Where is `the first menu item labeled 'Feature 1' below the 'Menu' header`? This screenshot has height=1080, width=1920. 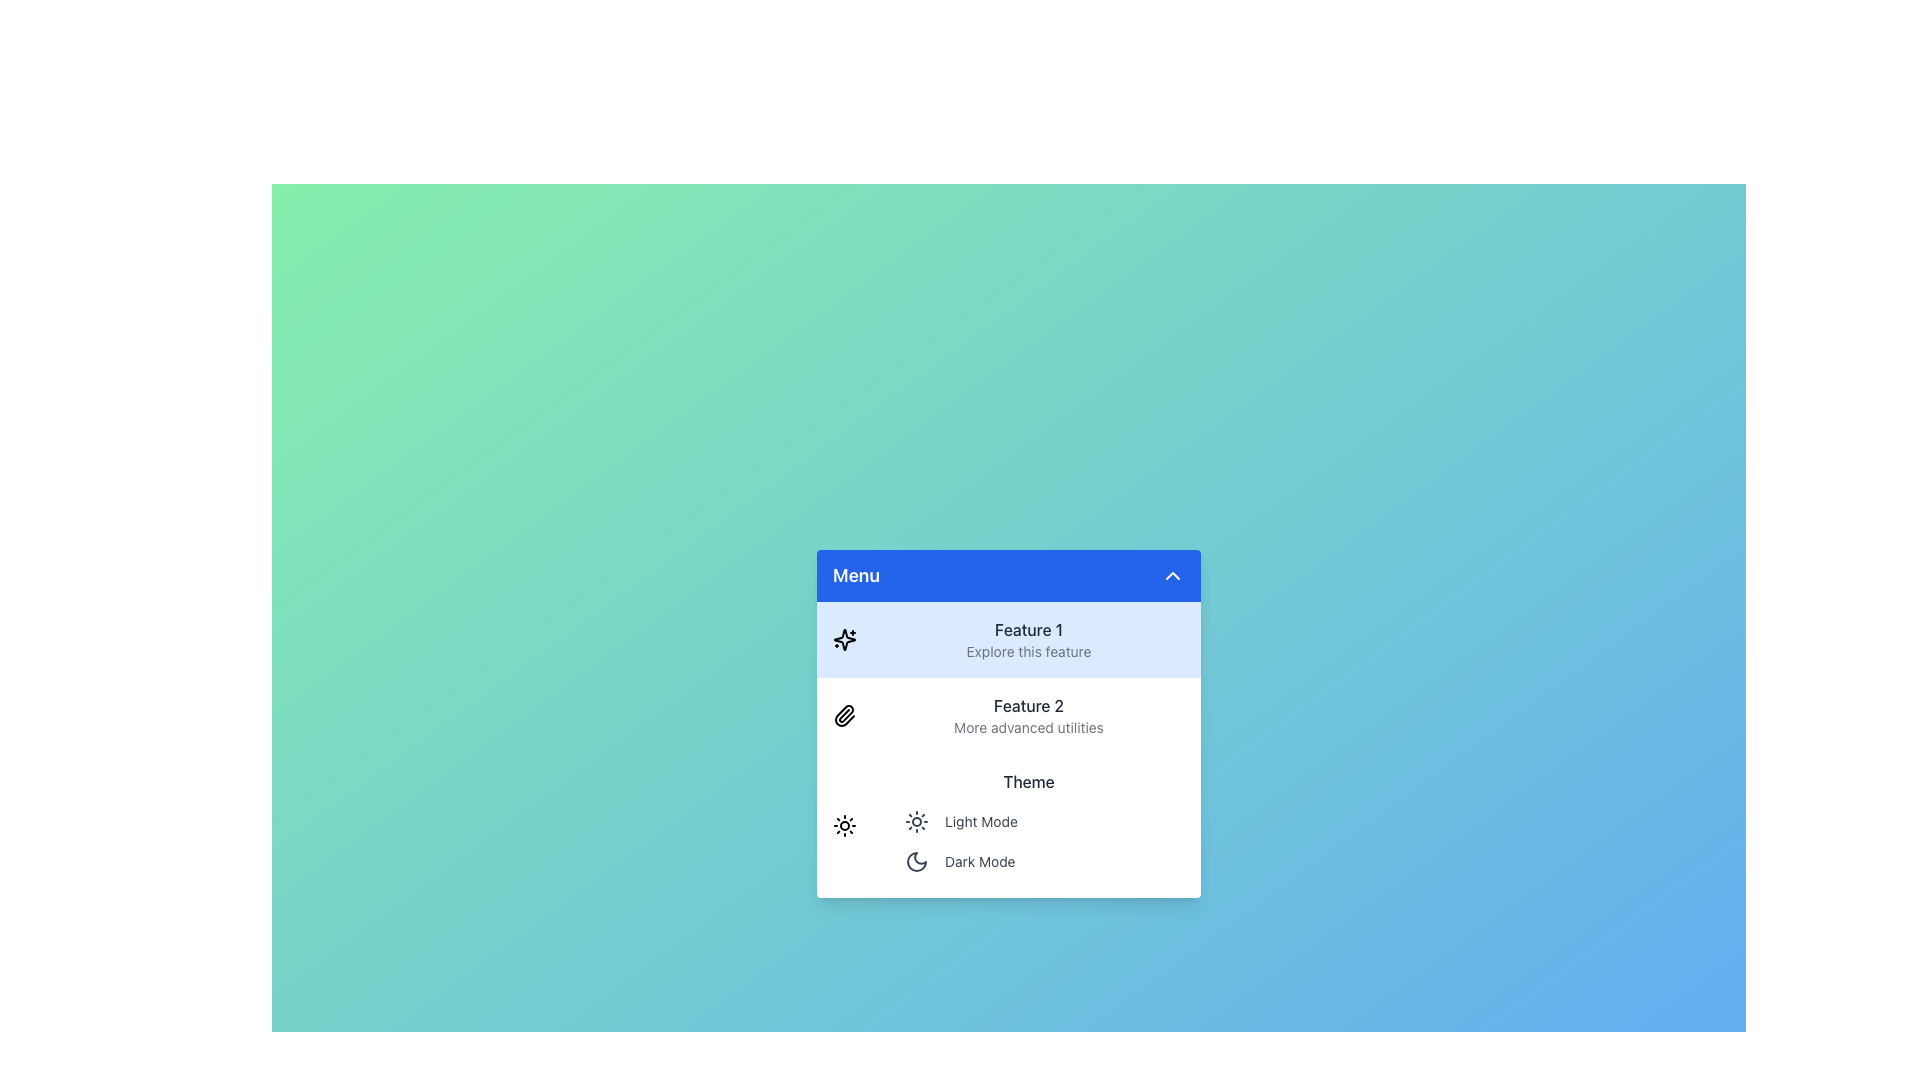
the first menu item labeled 'Feature 1' below the 'Menu' header is located at coordinates (1008, 640).